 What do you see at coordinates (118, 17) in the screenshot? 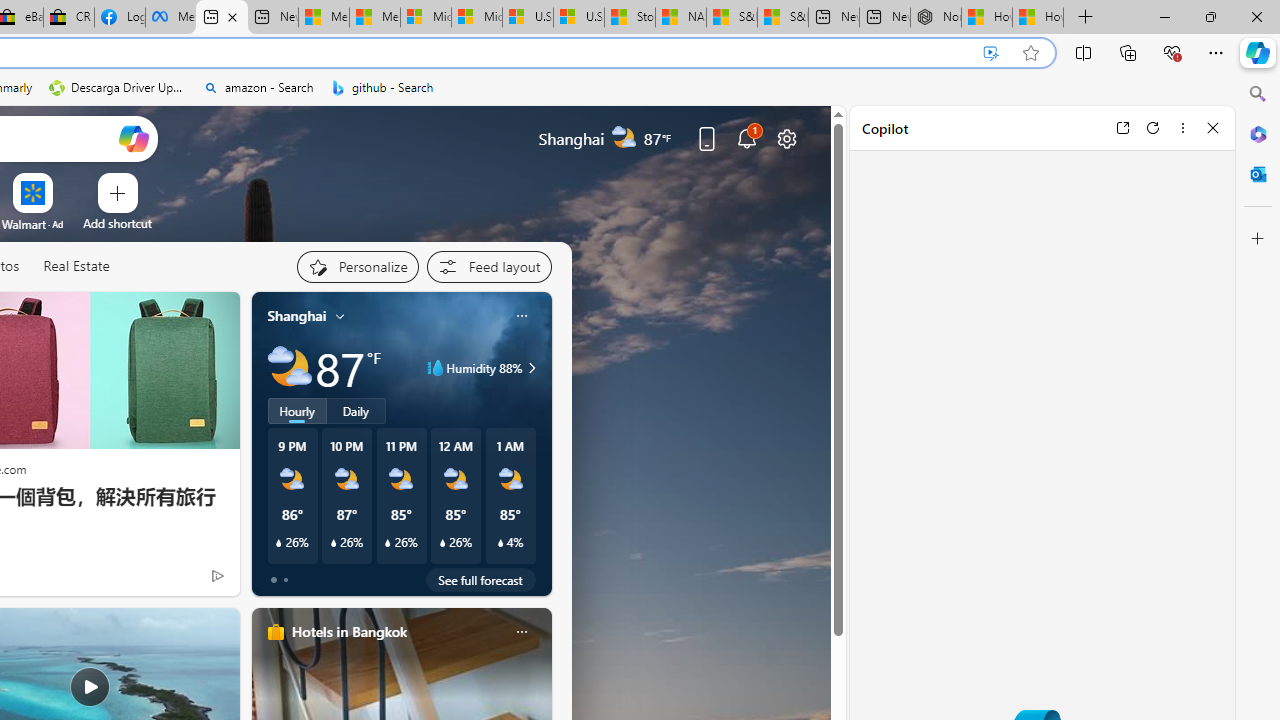
I see `'Log into Facebook'` at bounding box center [118, 17].